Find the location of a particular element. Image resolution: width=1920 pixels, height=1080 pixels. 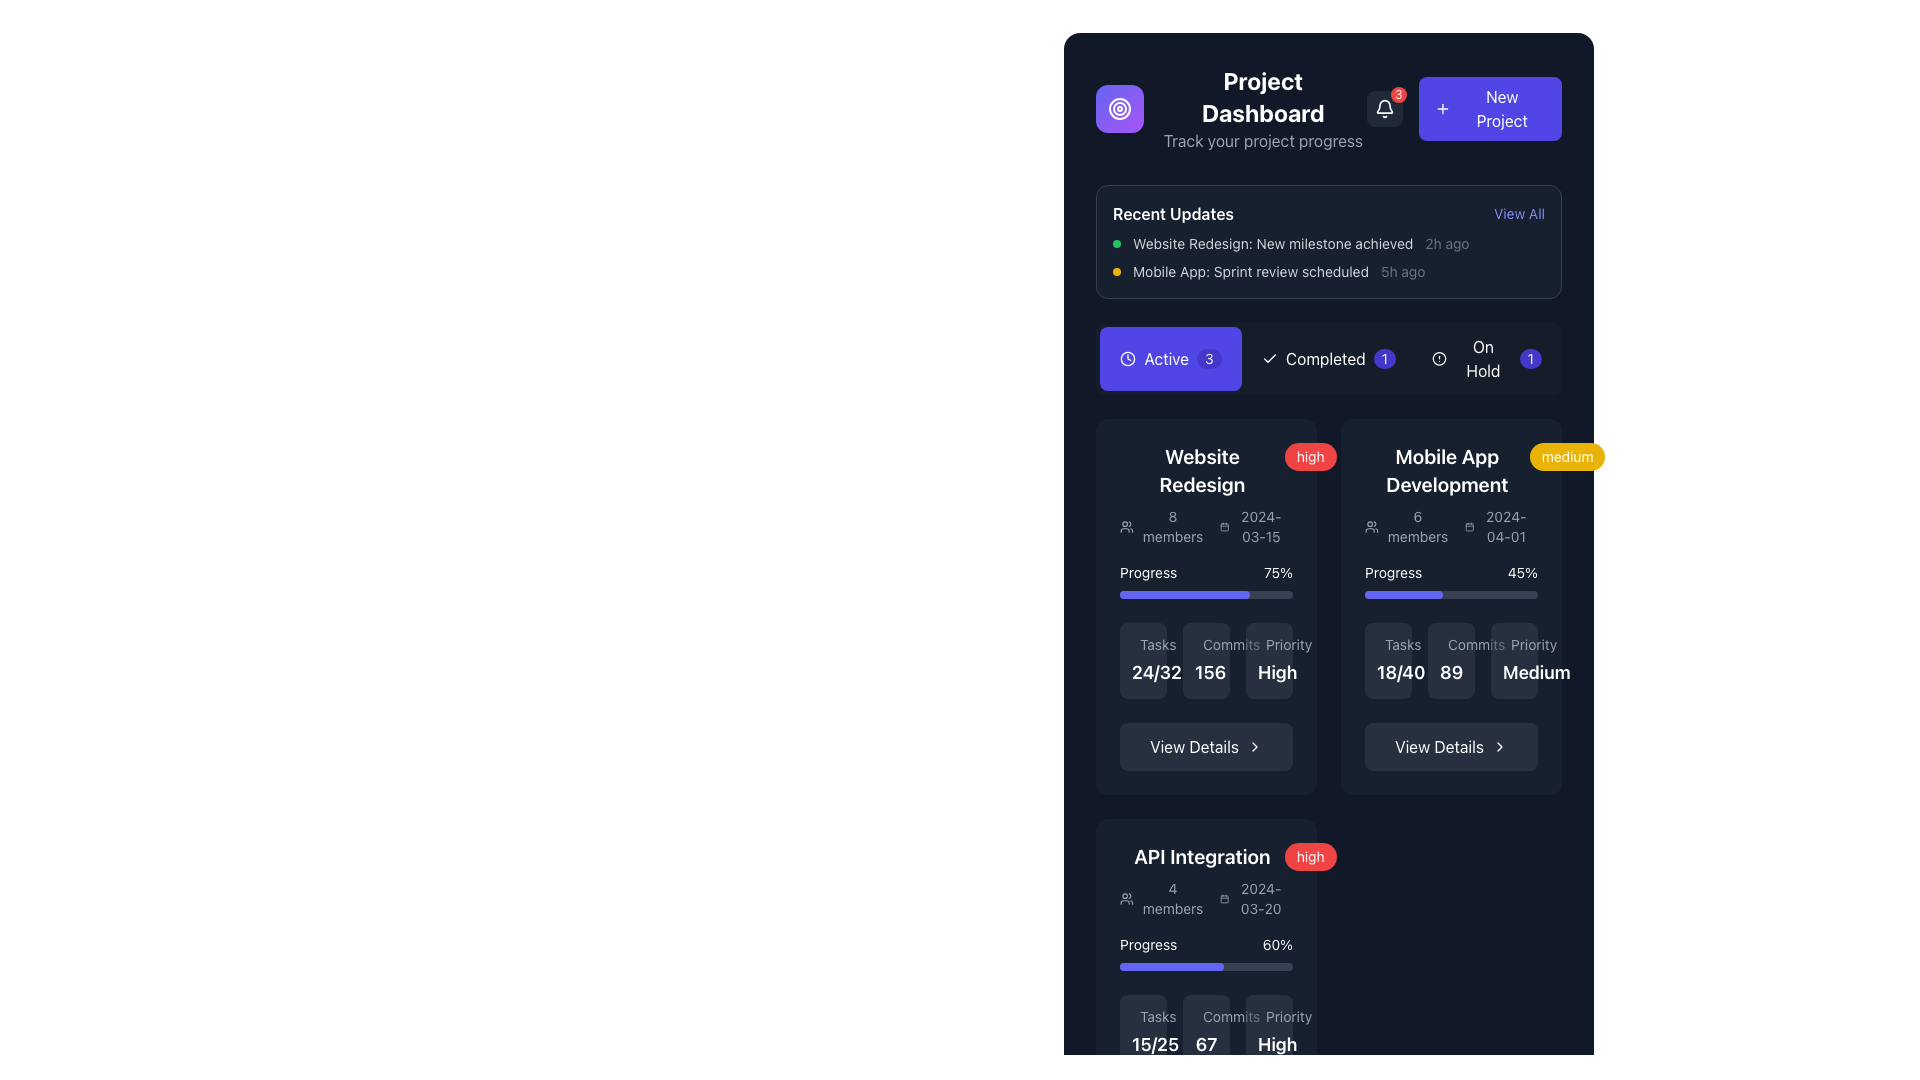

progress bar is located at coordinates (1271, 966).